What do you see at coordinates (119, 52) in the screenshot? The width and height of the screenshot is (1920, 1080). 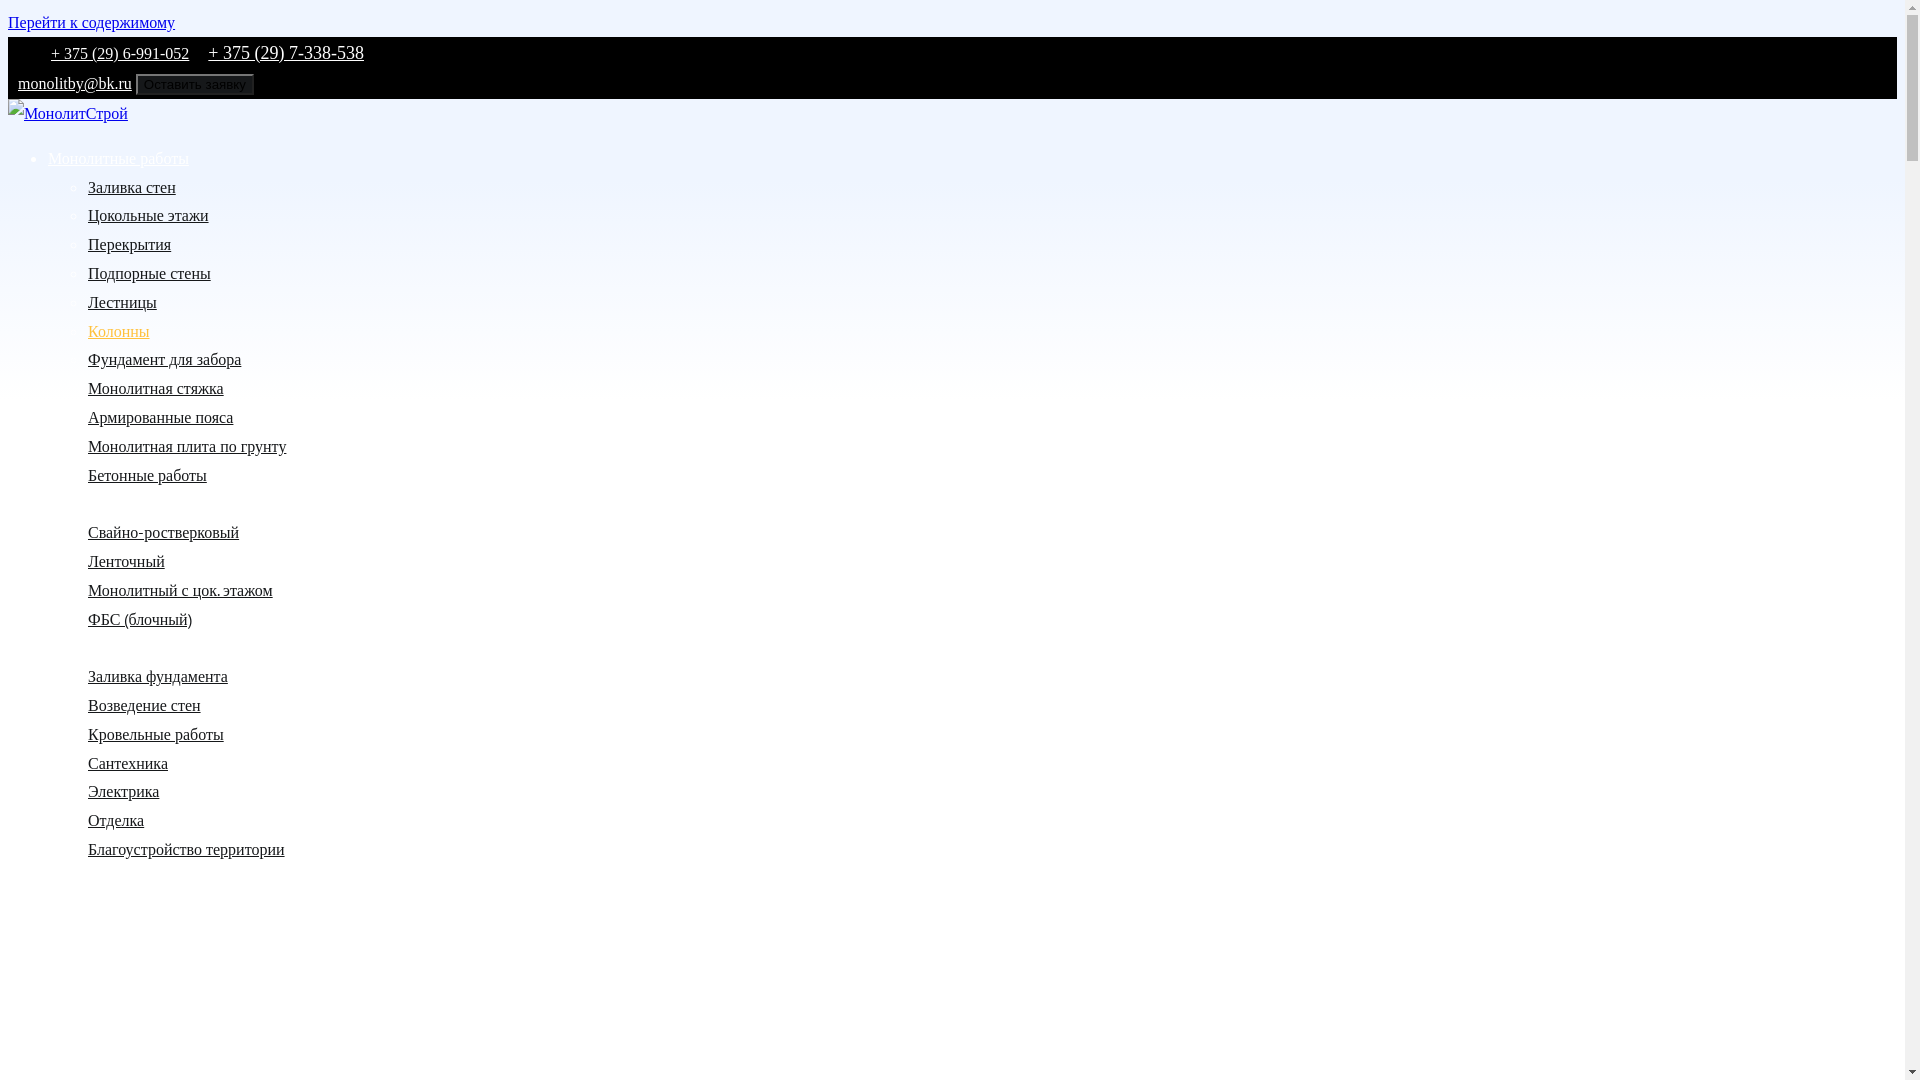 I see `'+ 375 (29) 6-991-052'` at bounding box center [119, 52].